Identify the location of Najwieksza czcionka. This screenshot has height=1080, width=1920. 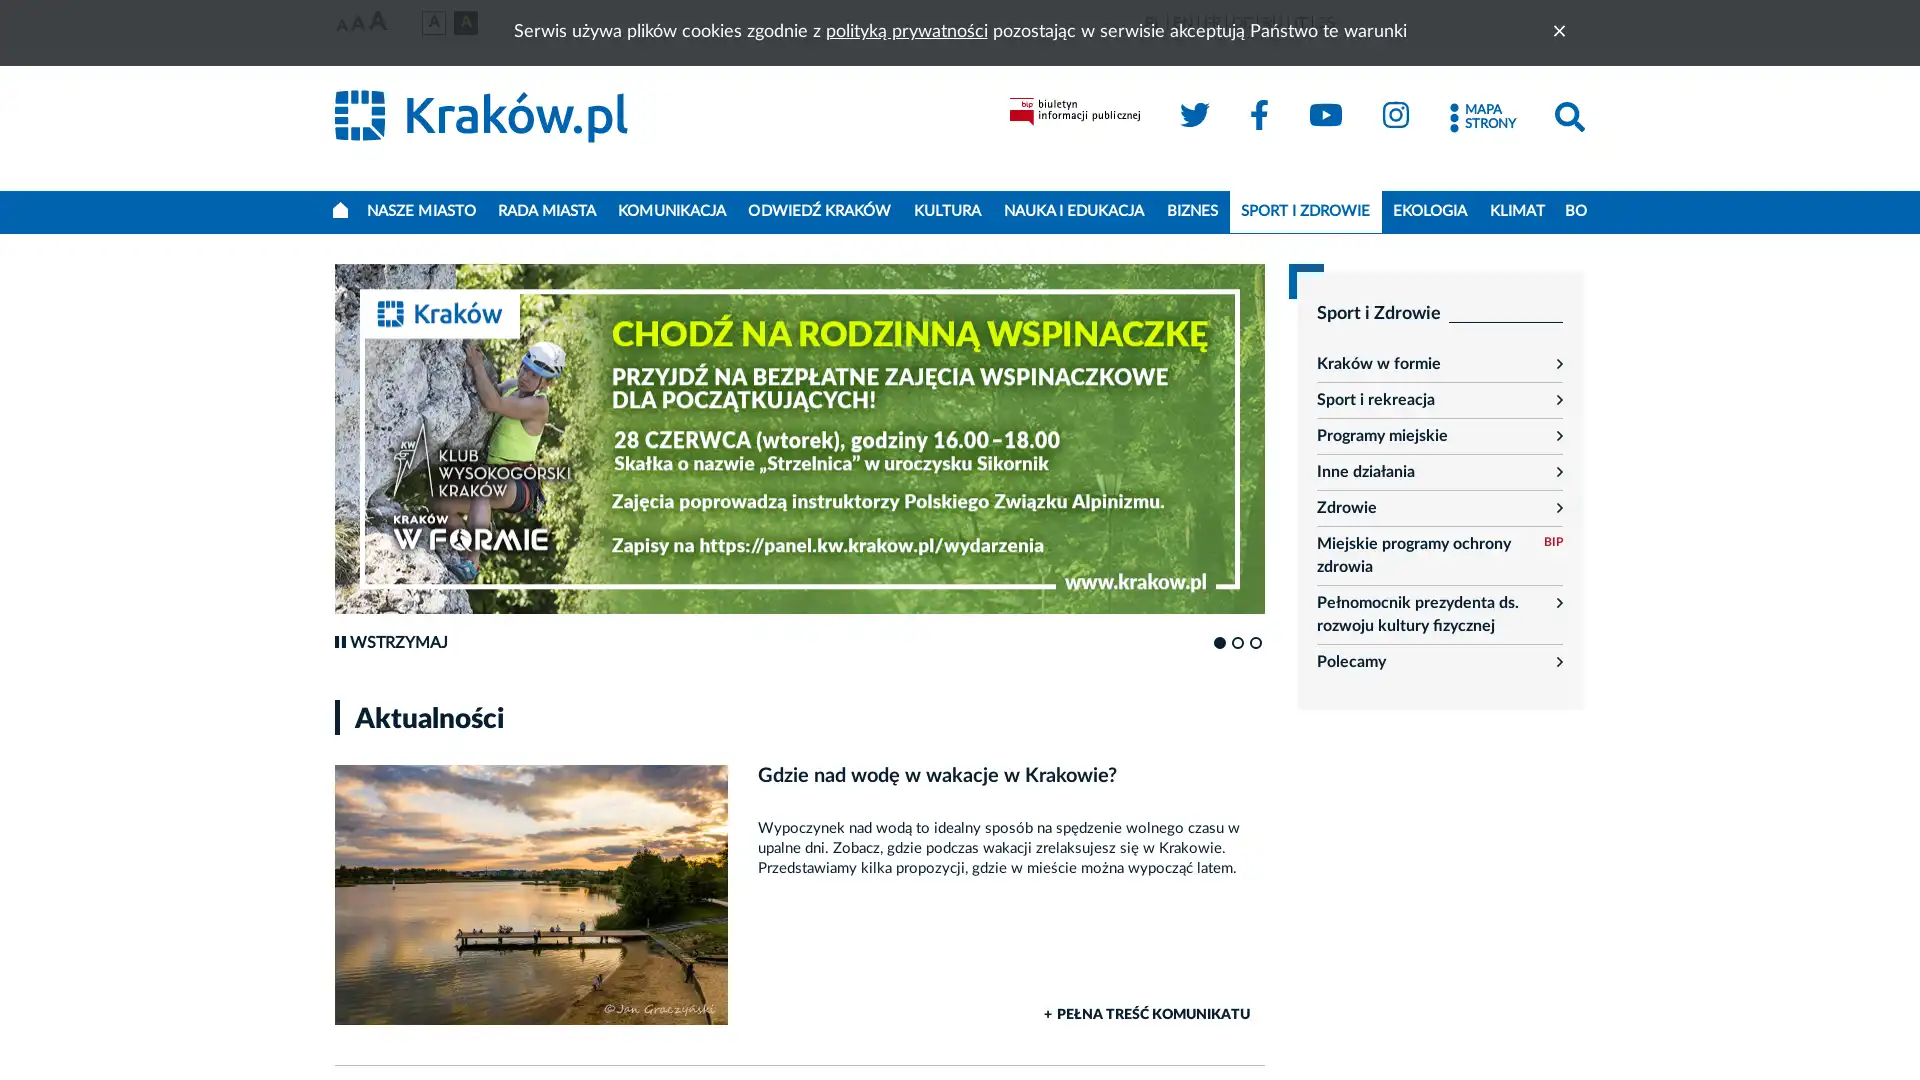
(377, 22).